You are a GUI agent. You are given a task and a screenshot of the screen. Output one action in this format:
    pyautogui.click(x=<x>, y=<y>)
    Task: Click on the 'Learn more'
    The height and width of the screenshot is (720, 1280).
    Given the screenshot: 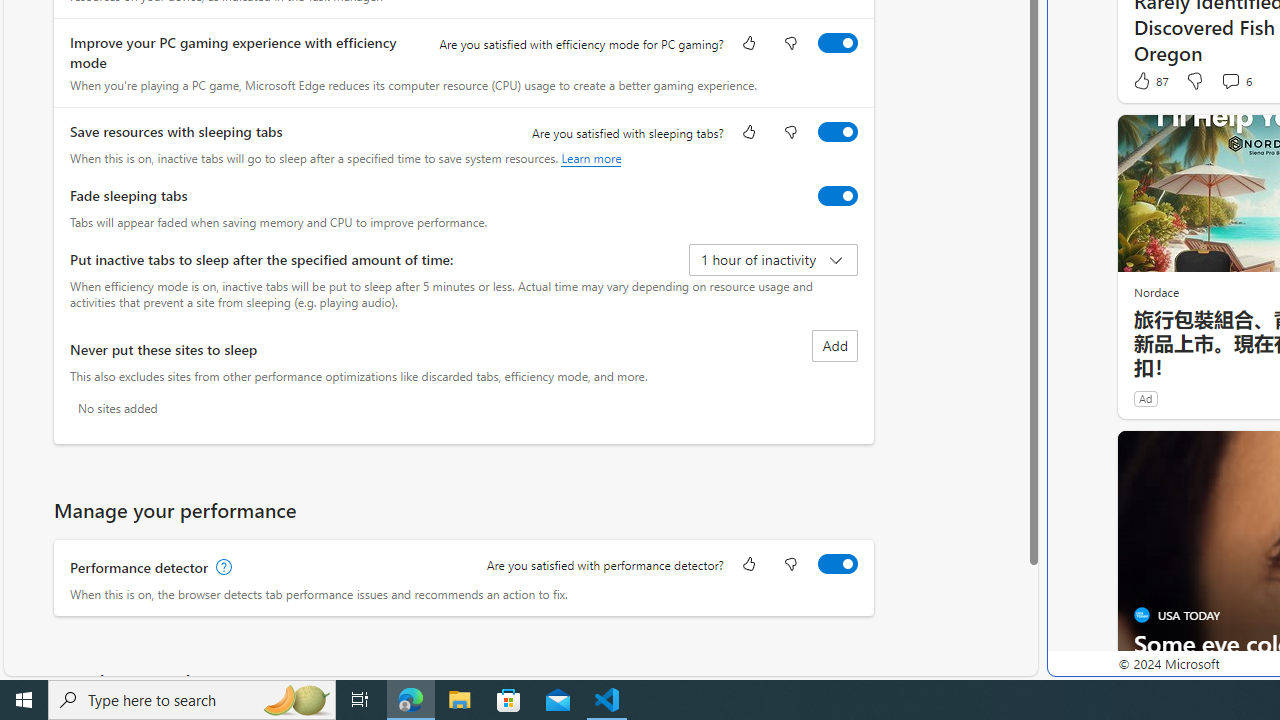 What is the action you would take?
    pyautogui.click(x=590, y=157)
    